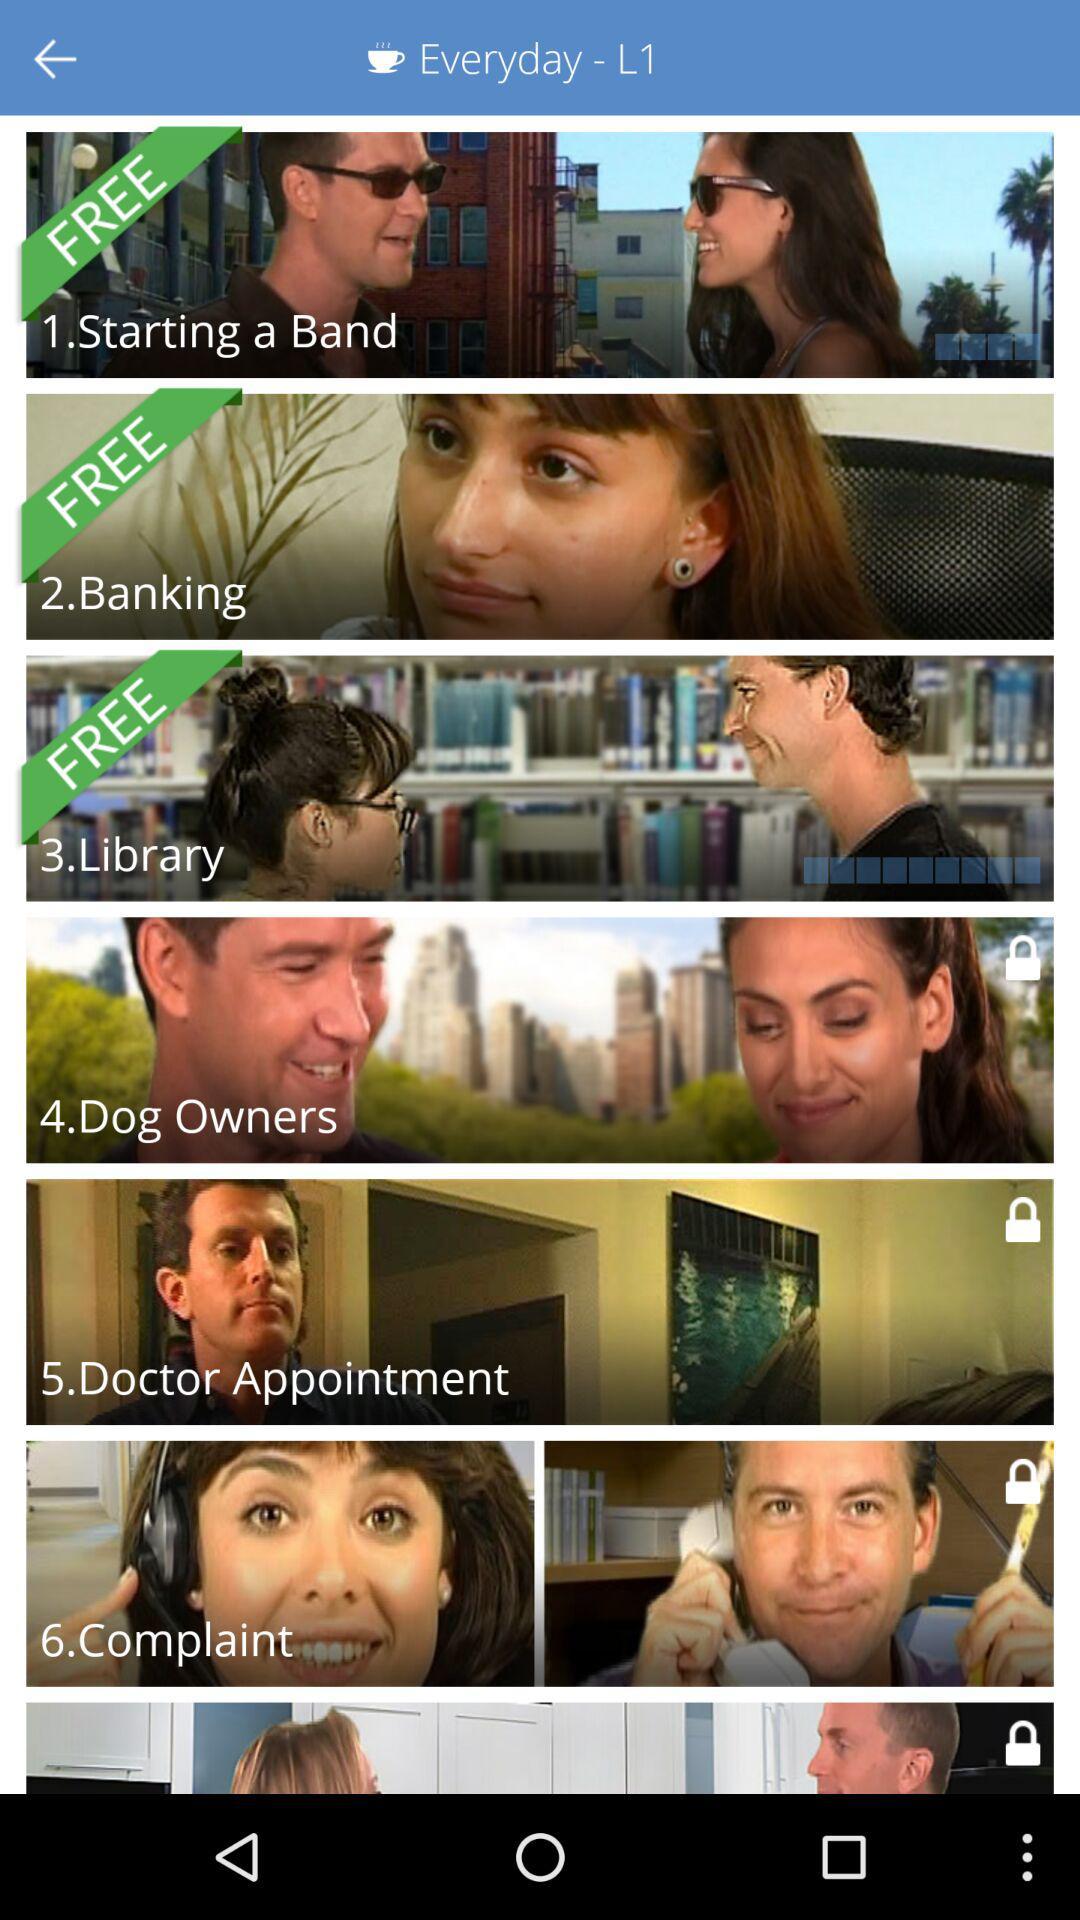 This screenshot has width=1080, height=1920. What do you see at coordinates (189, 1114) in the screenshot?
I see `the 4.dog owners icon` at bounding box center [189, 1114].